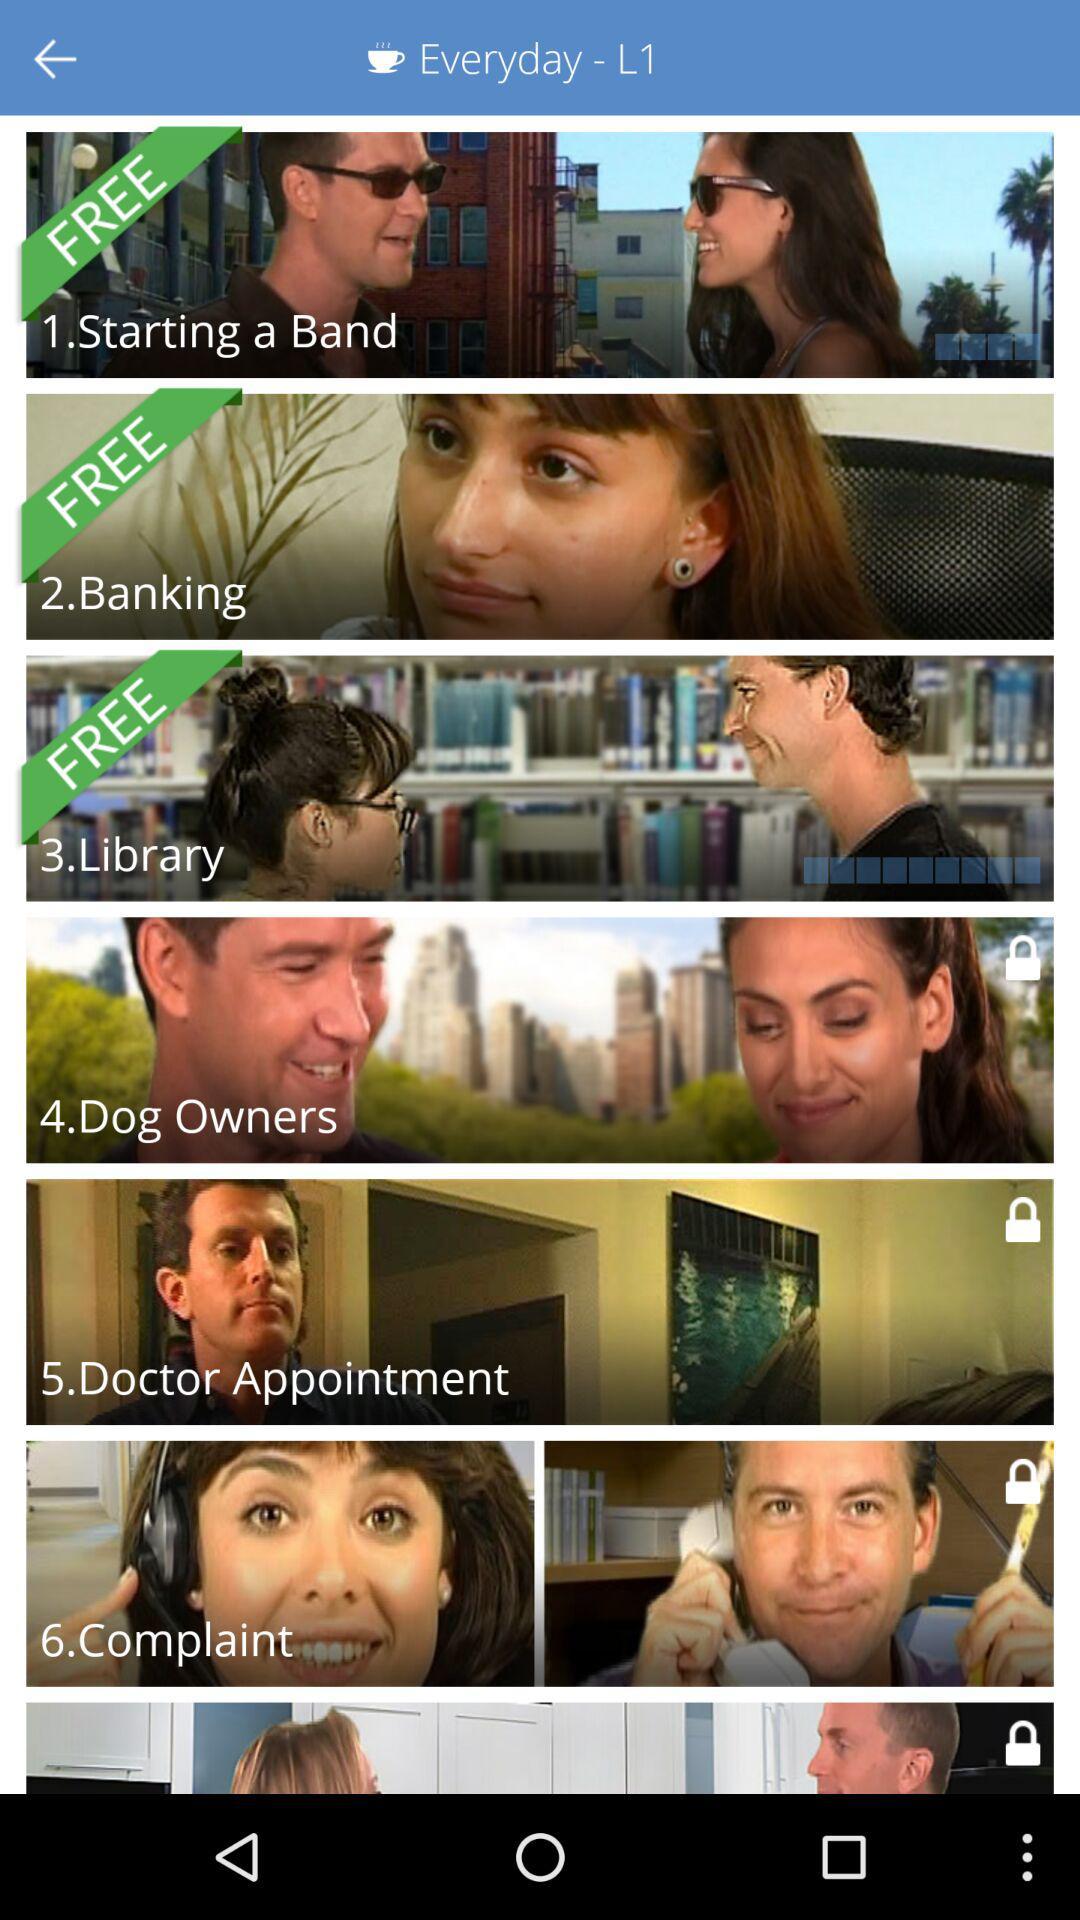 This screenshot has width=1080, height=1920. What do you see at coordinates (189, 1114) in the screenshot?
I see `the 4.dog owners icon` at bounding box center [189, 1114].